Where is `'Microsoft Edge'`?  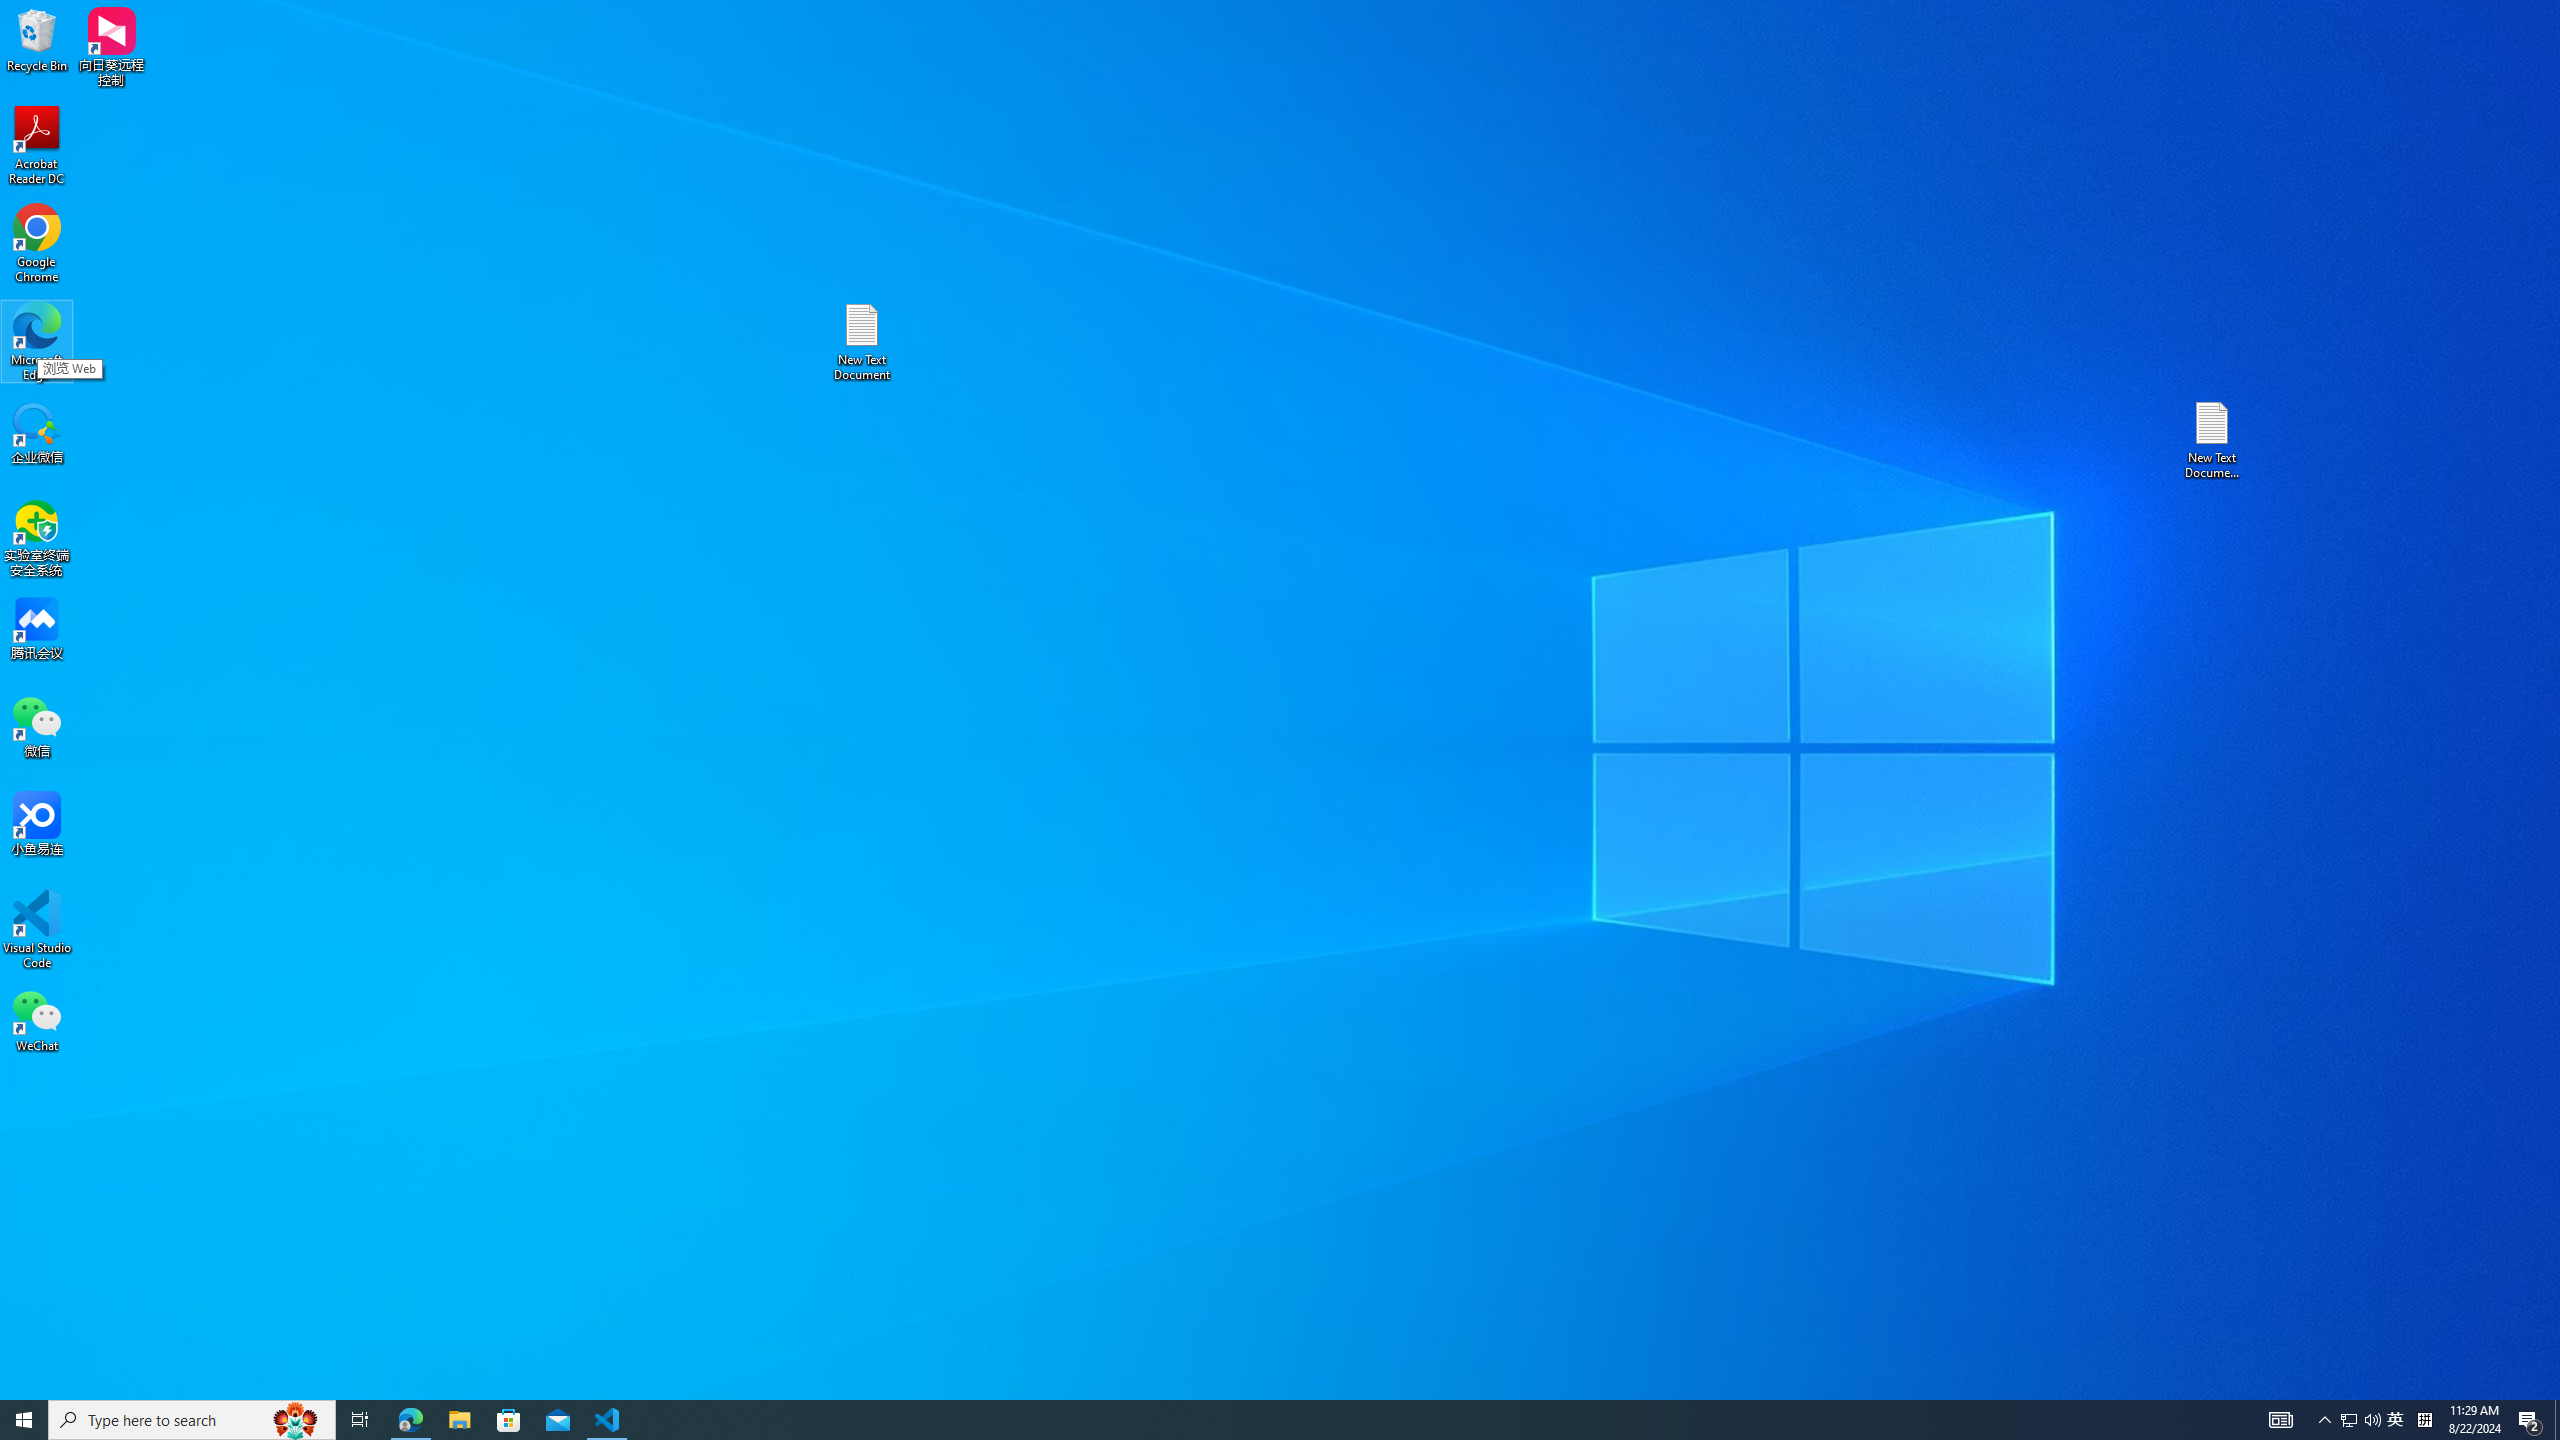 'Microsoft Edge' is located at coordinates (36, 341).